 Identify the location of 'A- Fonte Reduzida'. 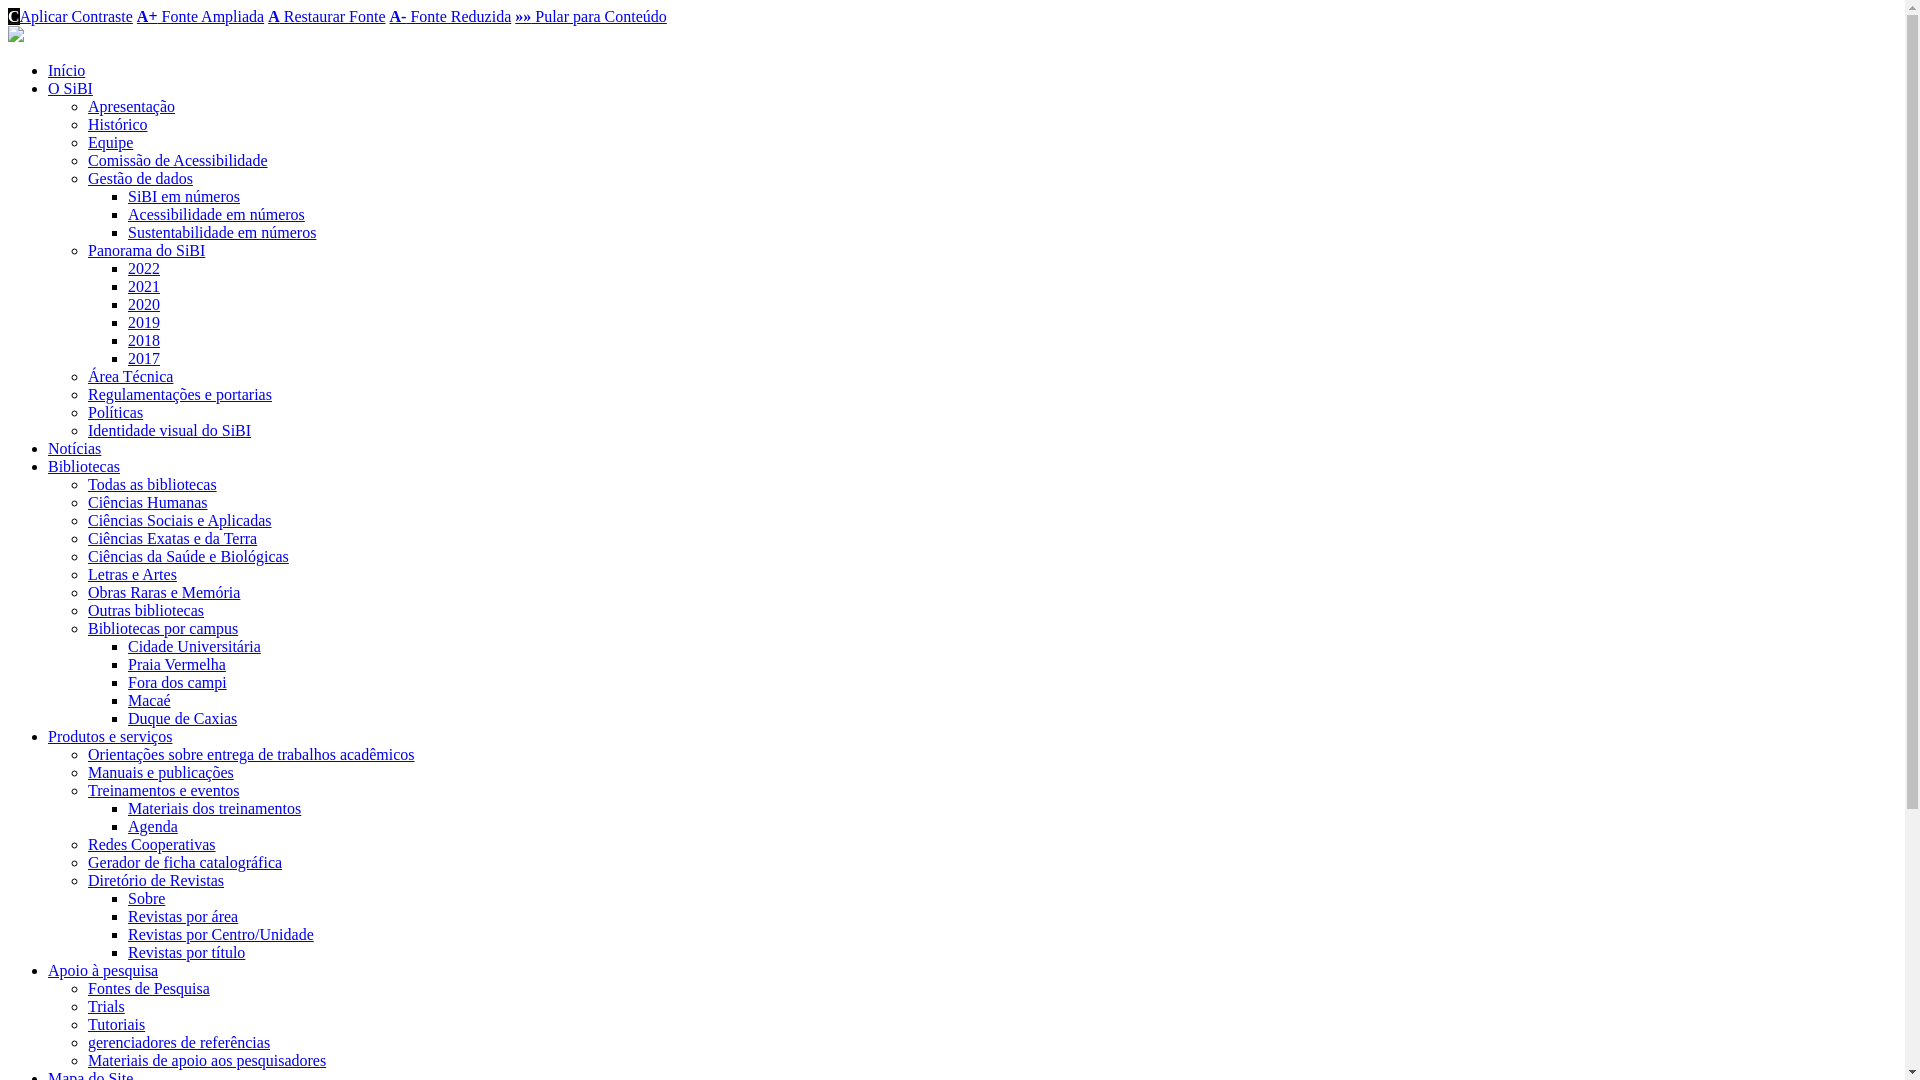
(389, 16).